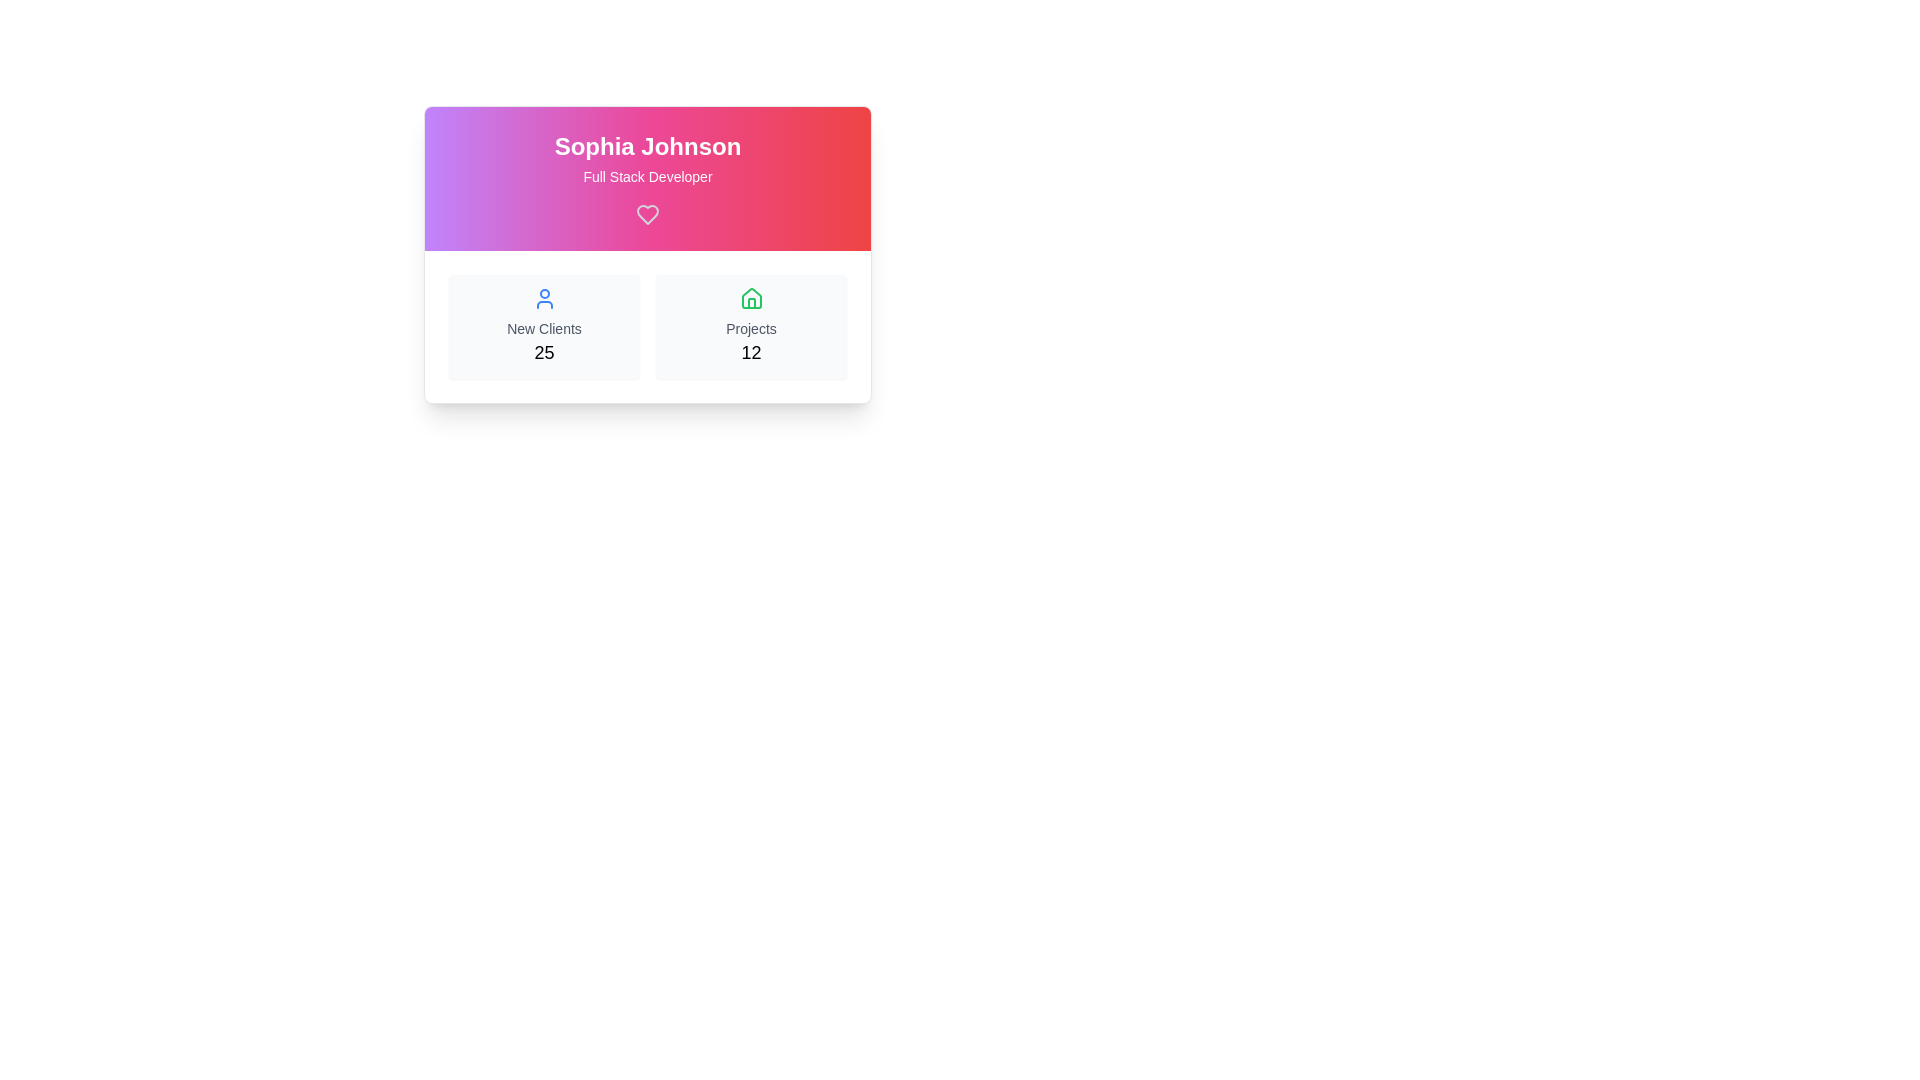  What do you see at coordinates (544, 326) in the screenshot?
I see `the Informational card representing the count of new clients, located in the top-left portion of the application interface` at bounding box center [544, 326].